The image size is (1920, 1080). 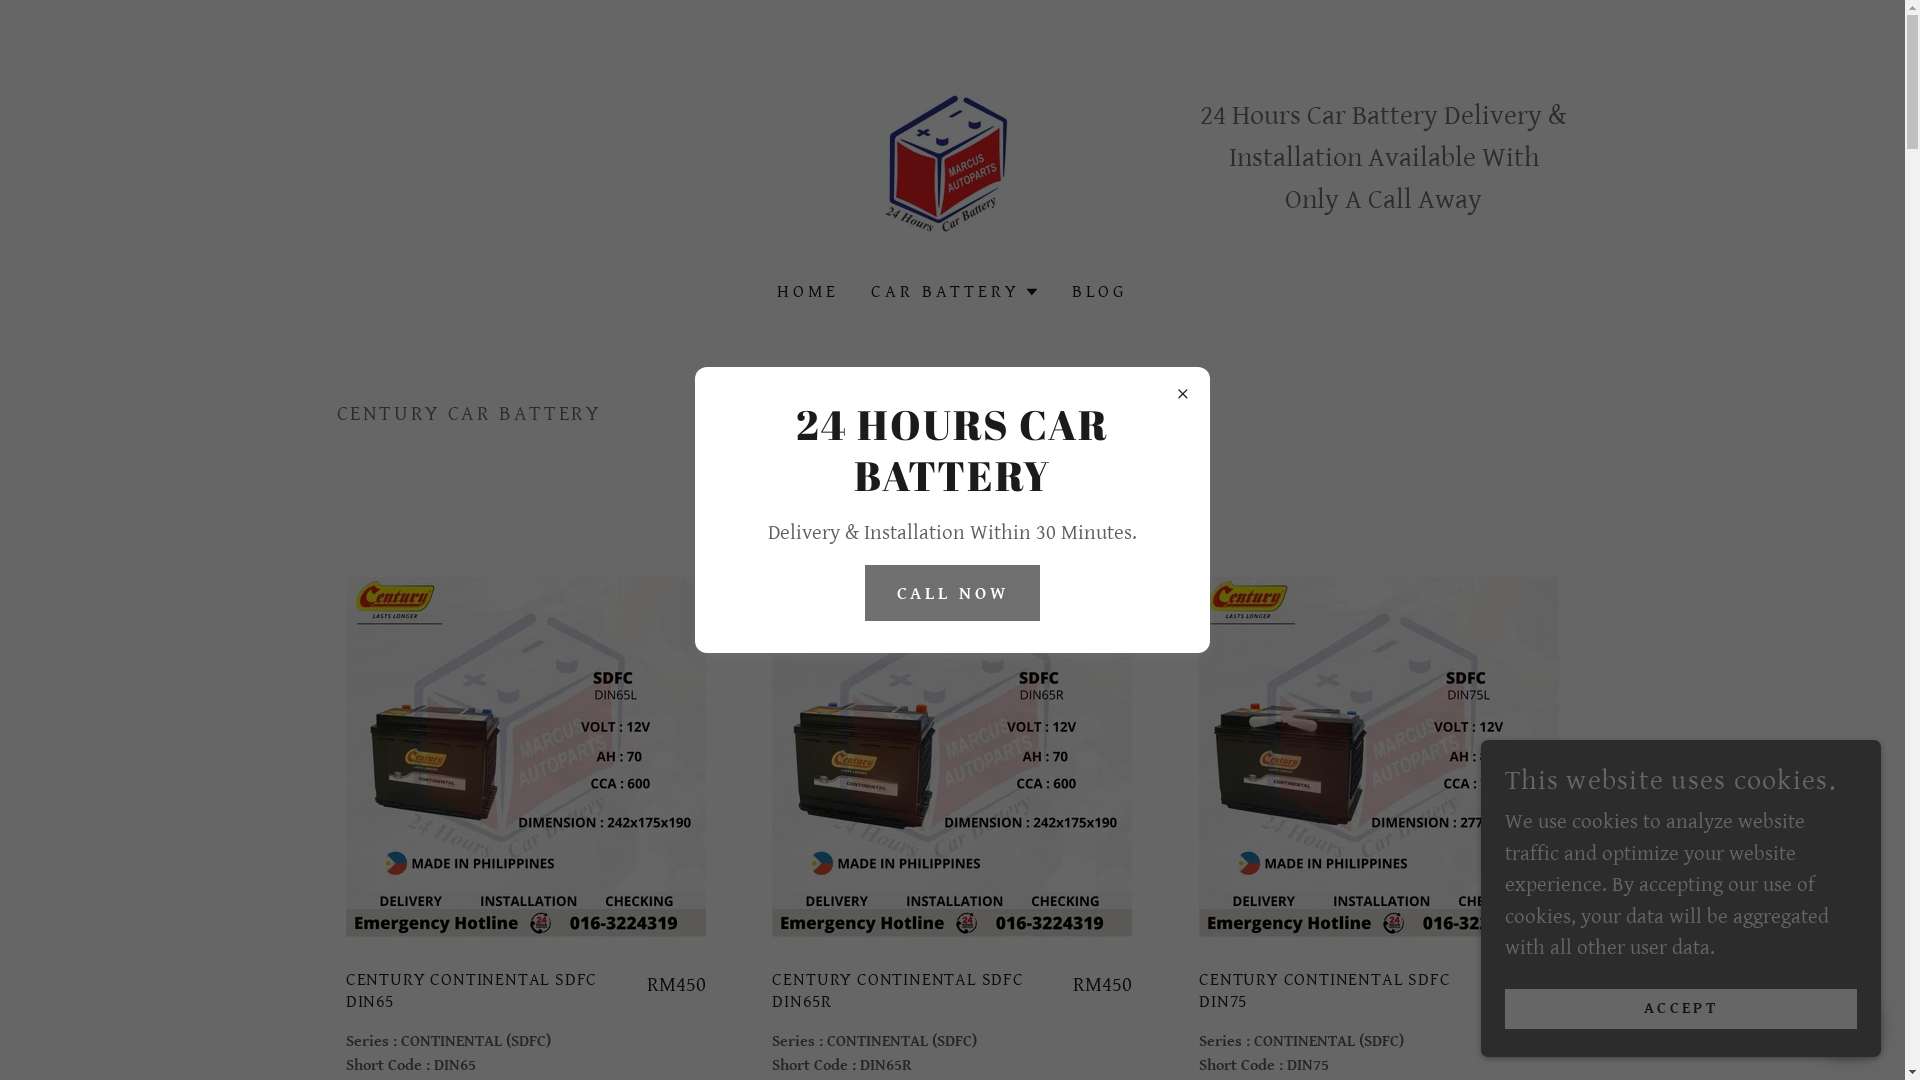 I want to click on 'BLOG', so click(x=1064, y=292).